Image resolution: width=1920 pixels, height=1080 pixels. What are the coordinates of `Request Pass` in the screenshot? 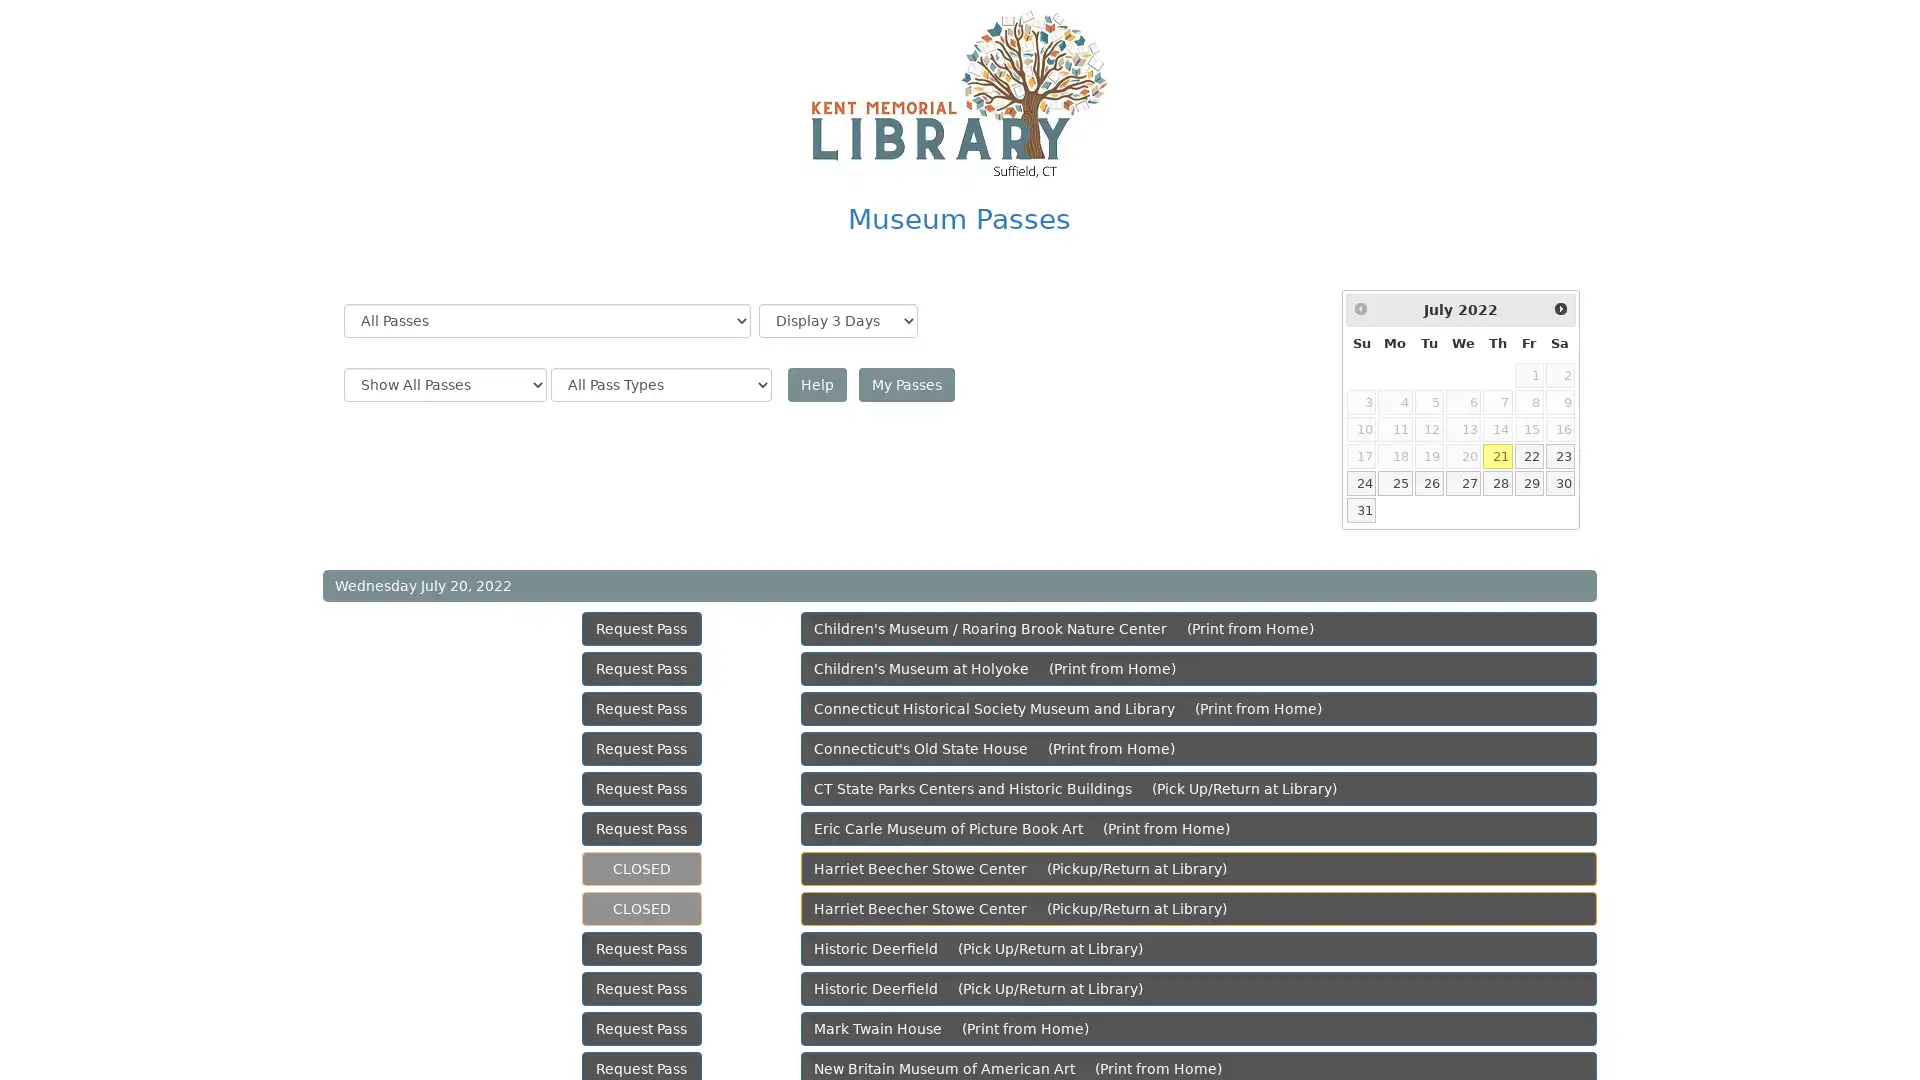 It's located at (641, 668).